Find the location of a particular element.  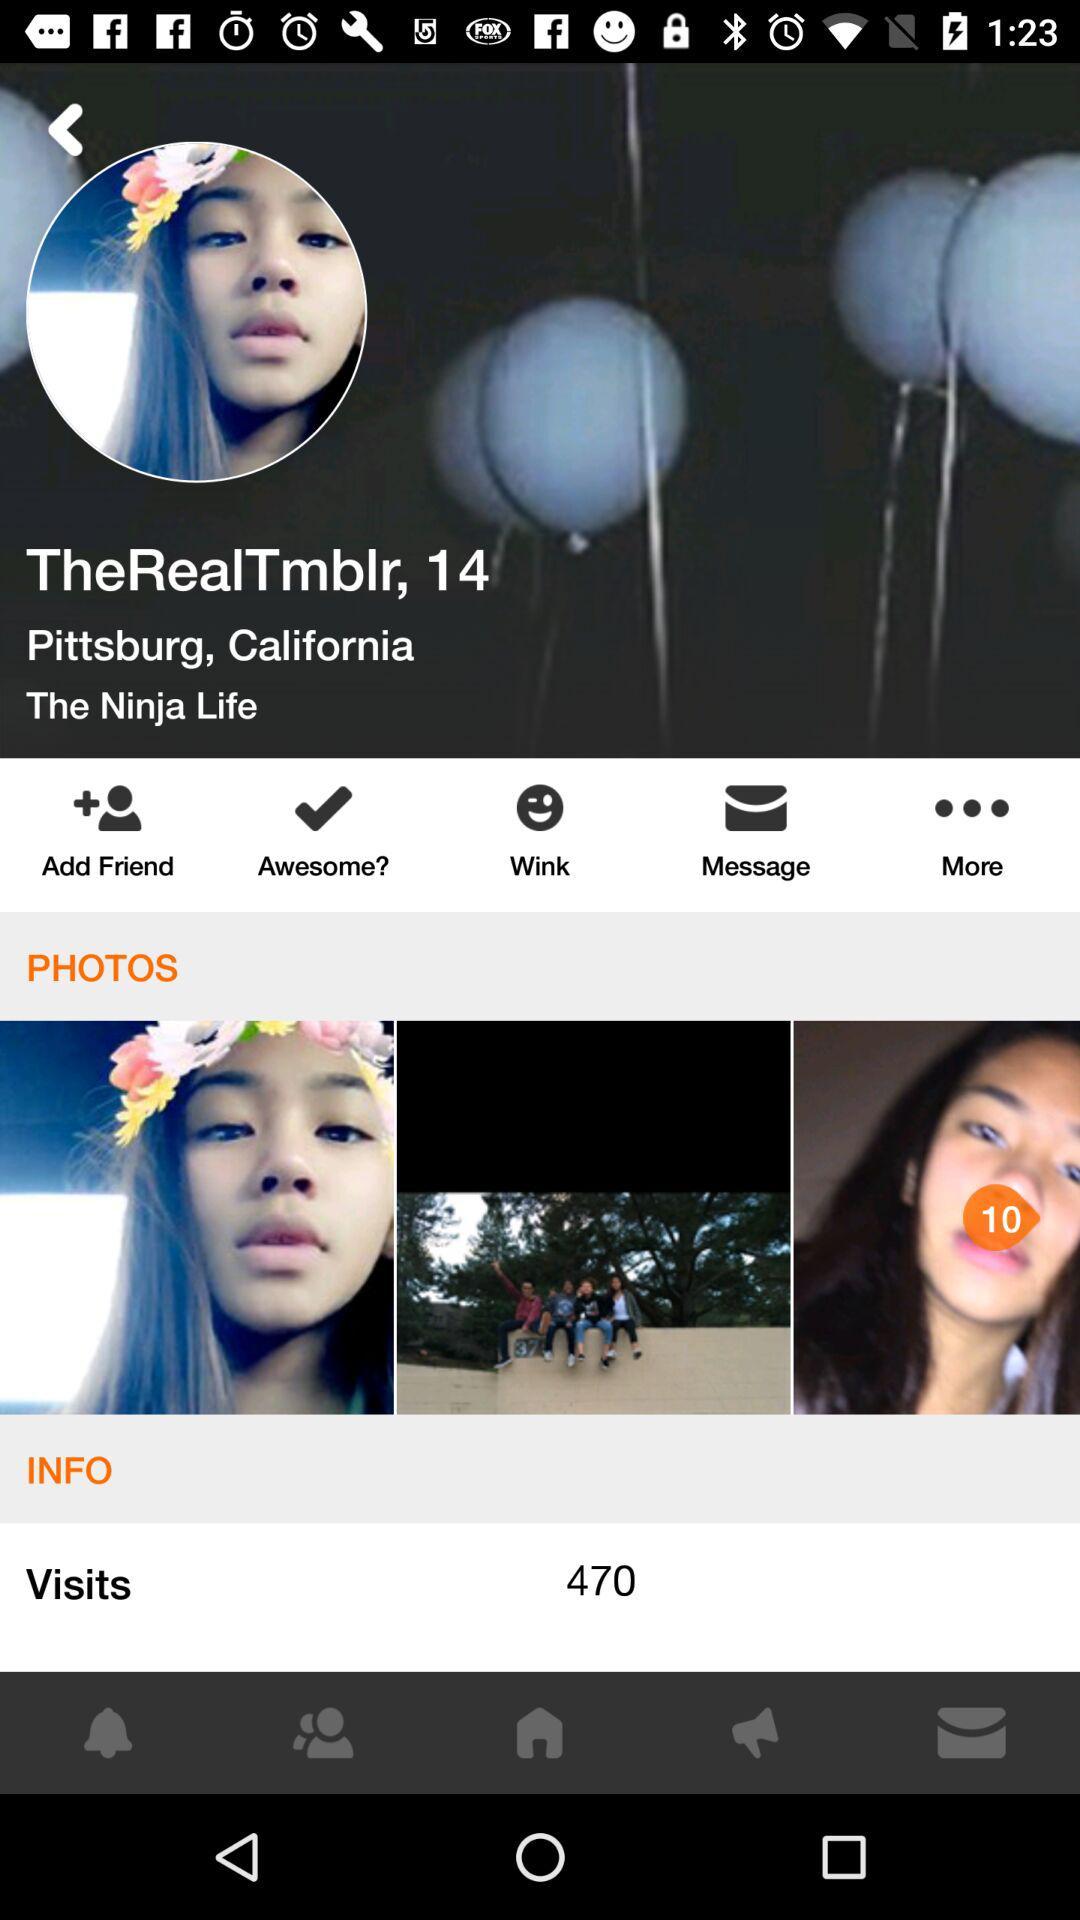

the arrow_backward icon is located at coordinates (65, 128).